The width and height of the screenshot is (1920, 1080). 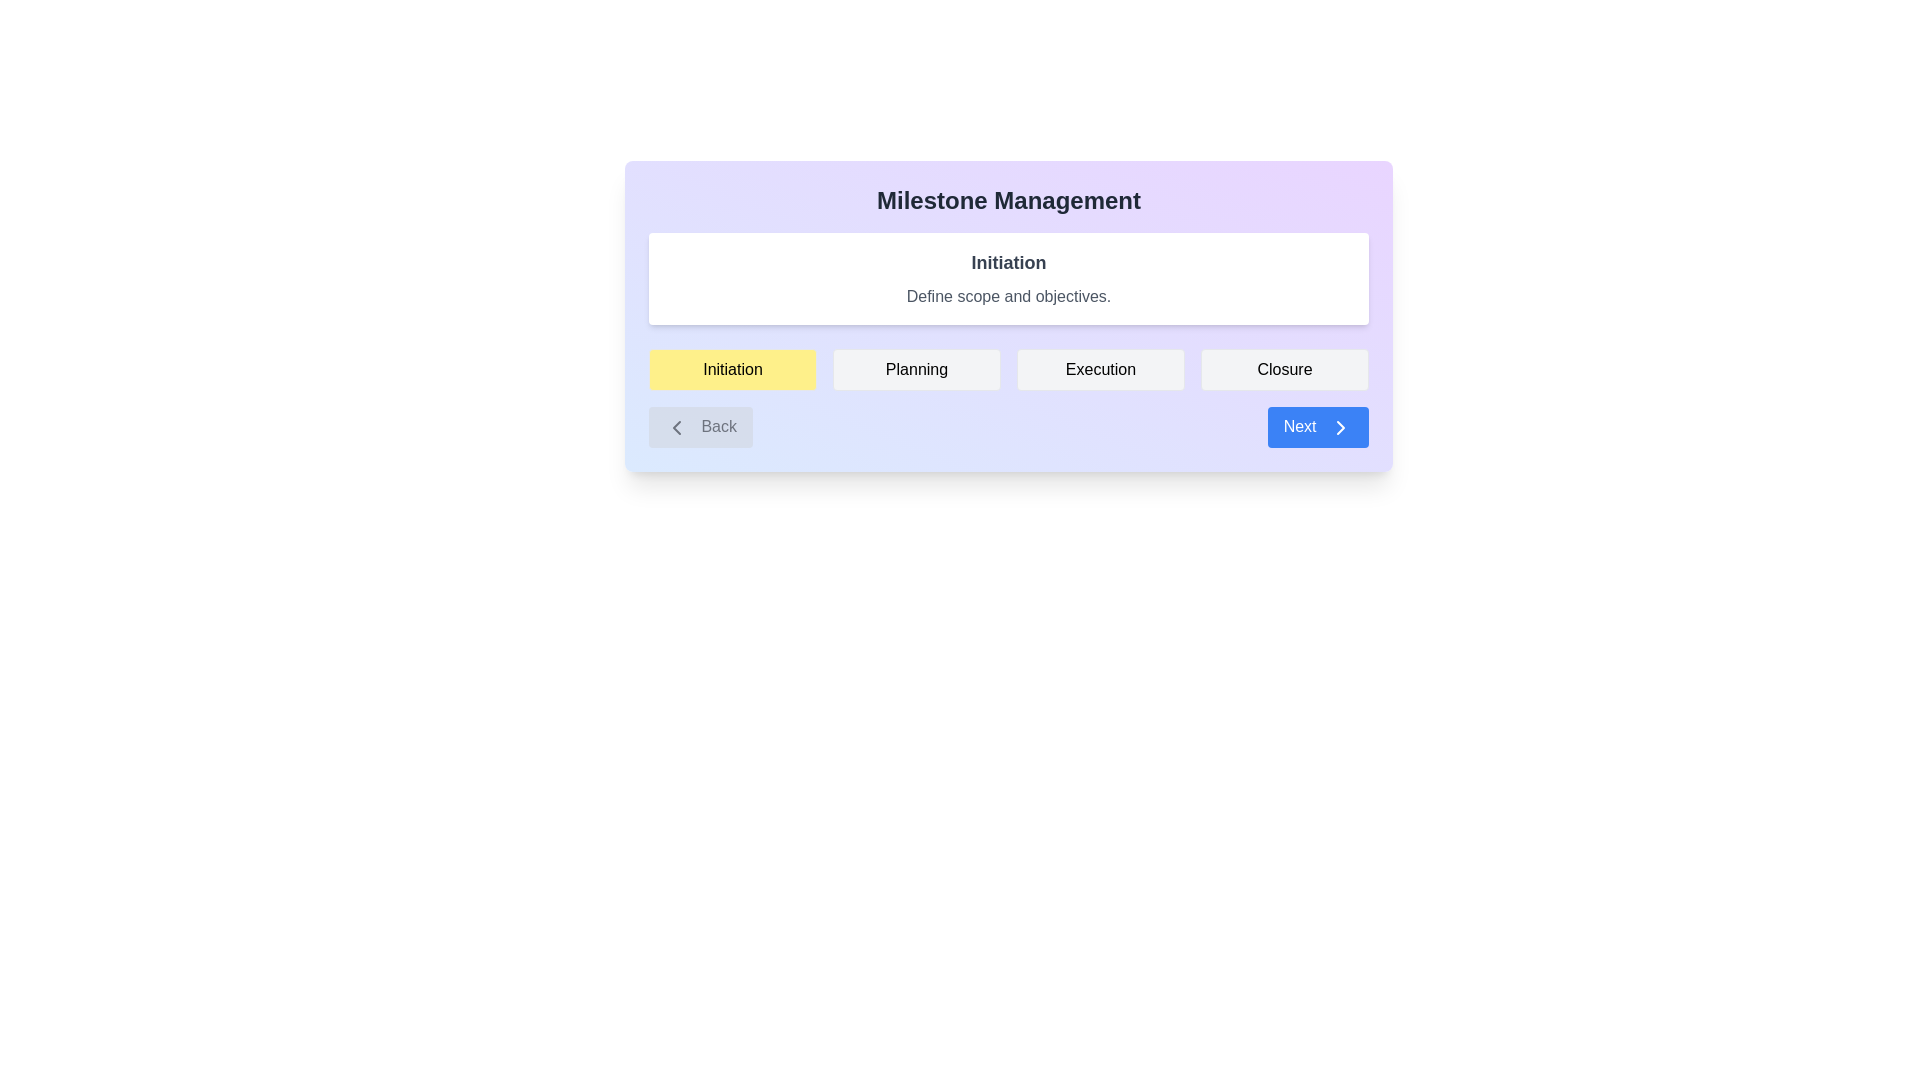 What do you see at coordinates (732, 370) in the screenshot?
I see `the 'Initiation' text label, which is styled in medium-bold black font on a yellow background, to focus or select the stage represented` at bounding box center [732, 370].